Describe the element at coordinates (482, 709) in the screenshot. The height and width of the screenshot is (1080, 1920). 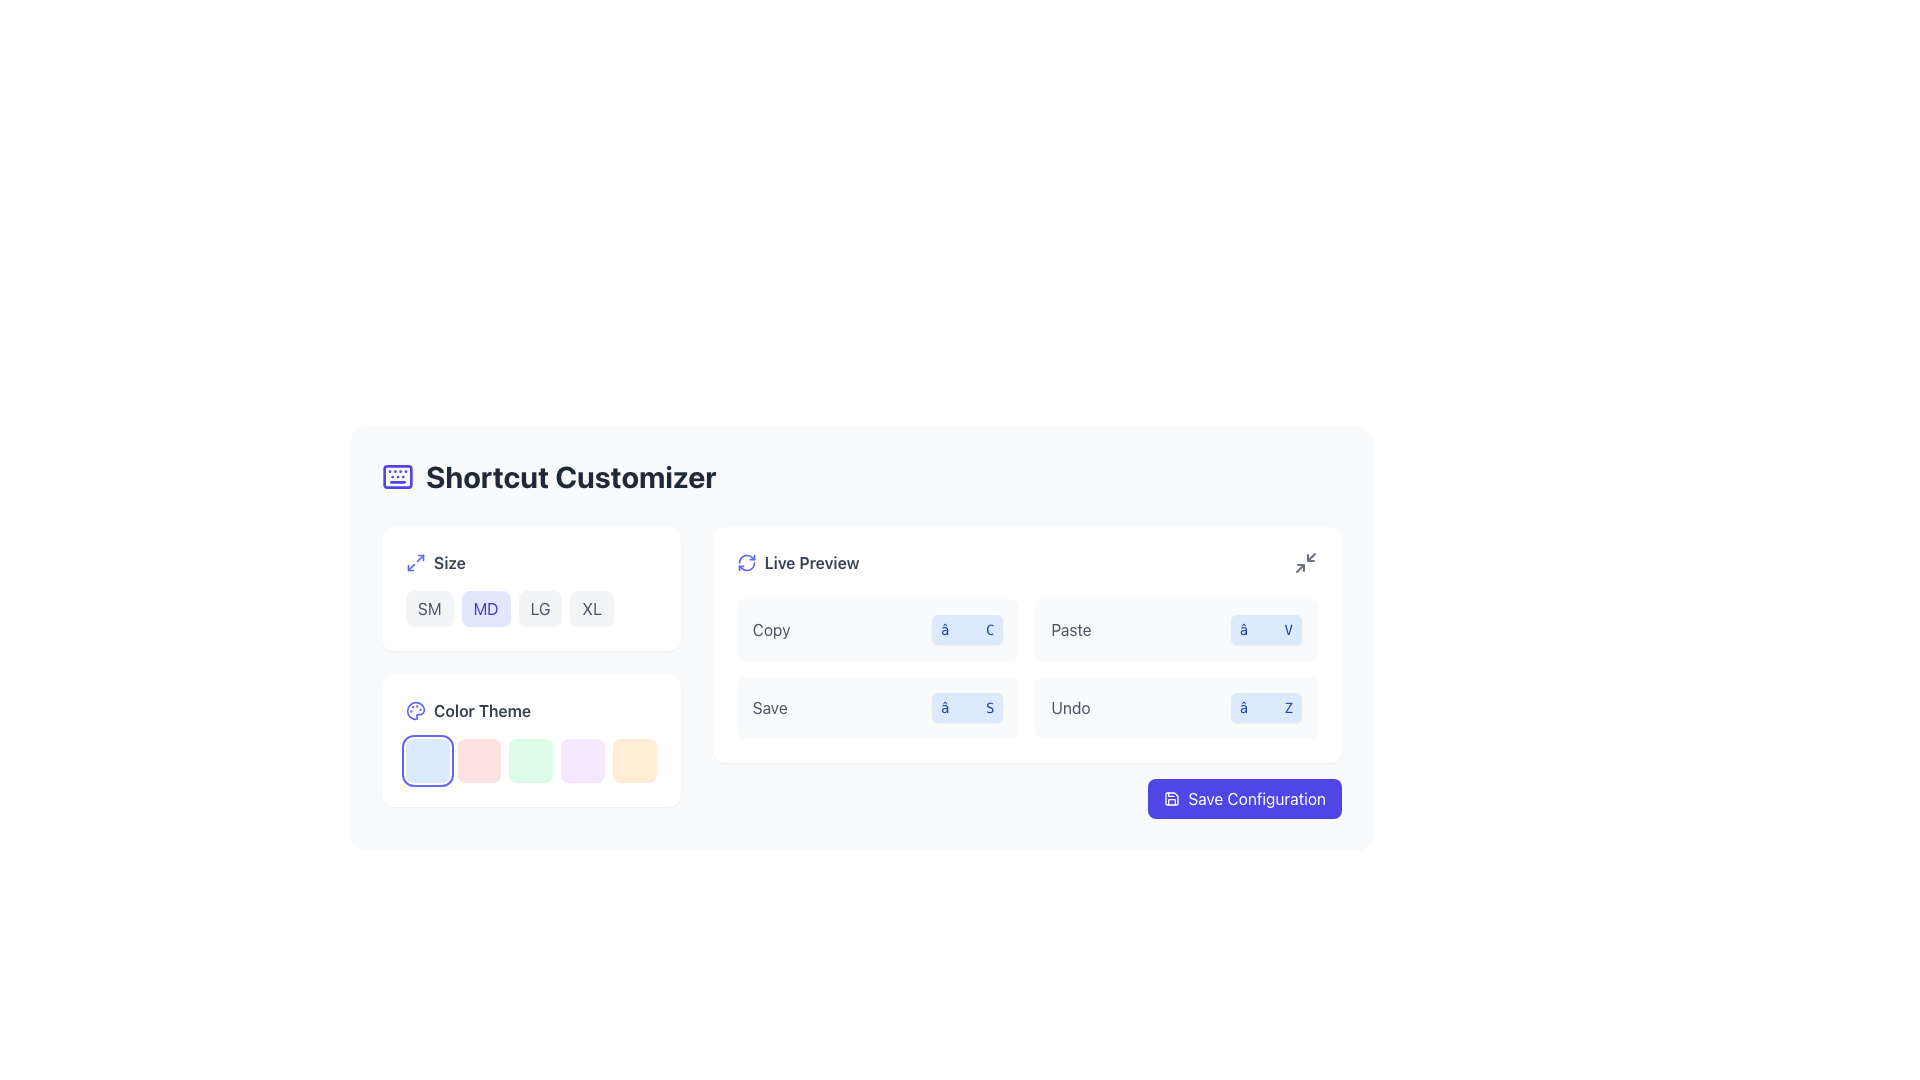
I see `the static text label 'Color Theme', which is styled in gray with a bold font and serves as the title for theme selection` at that location.